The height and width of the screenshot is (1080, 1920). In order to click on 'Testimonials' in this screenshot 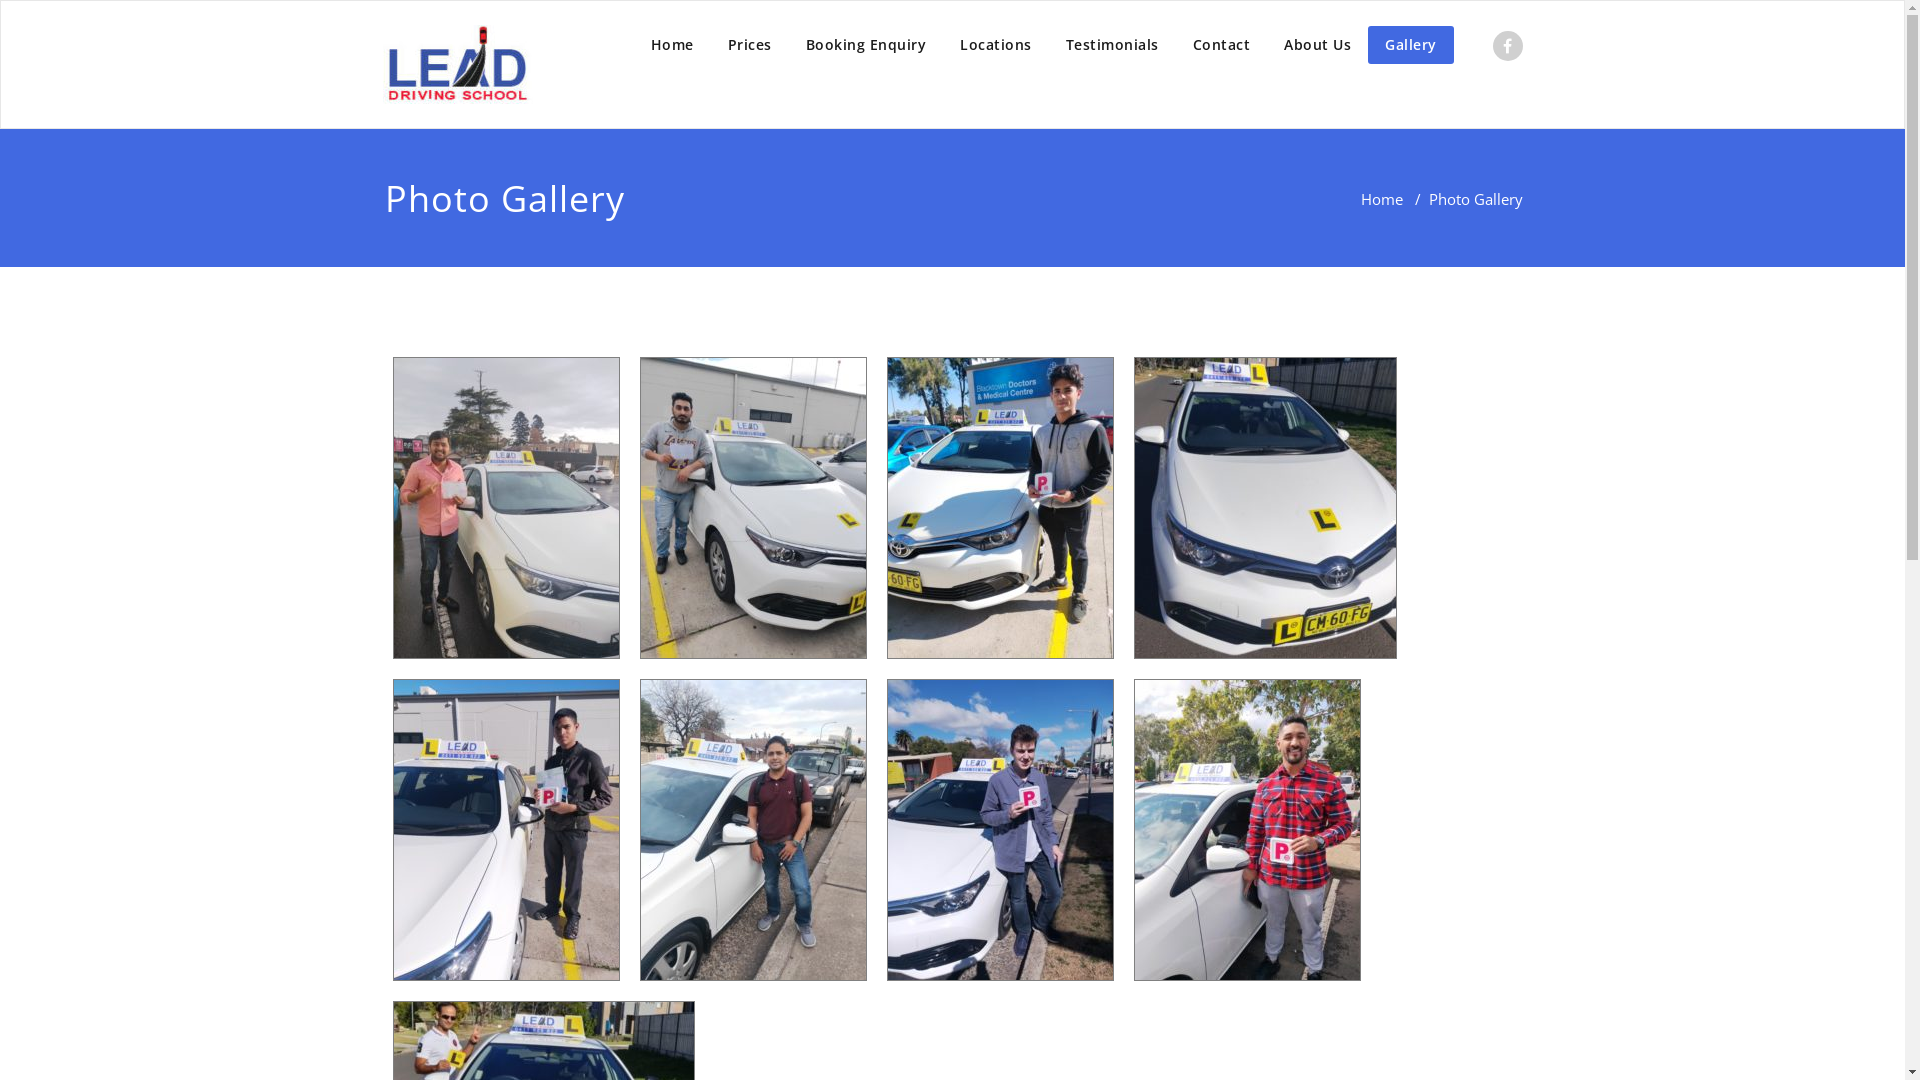, I will do `click(1110, 45)`.